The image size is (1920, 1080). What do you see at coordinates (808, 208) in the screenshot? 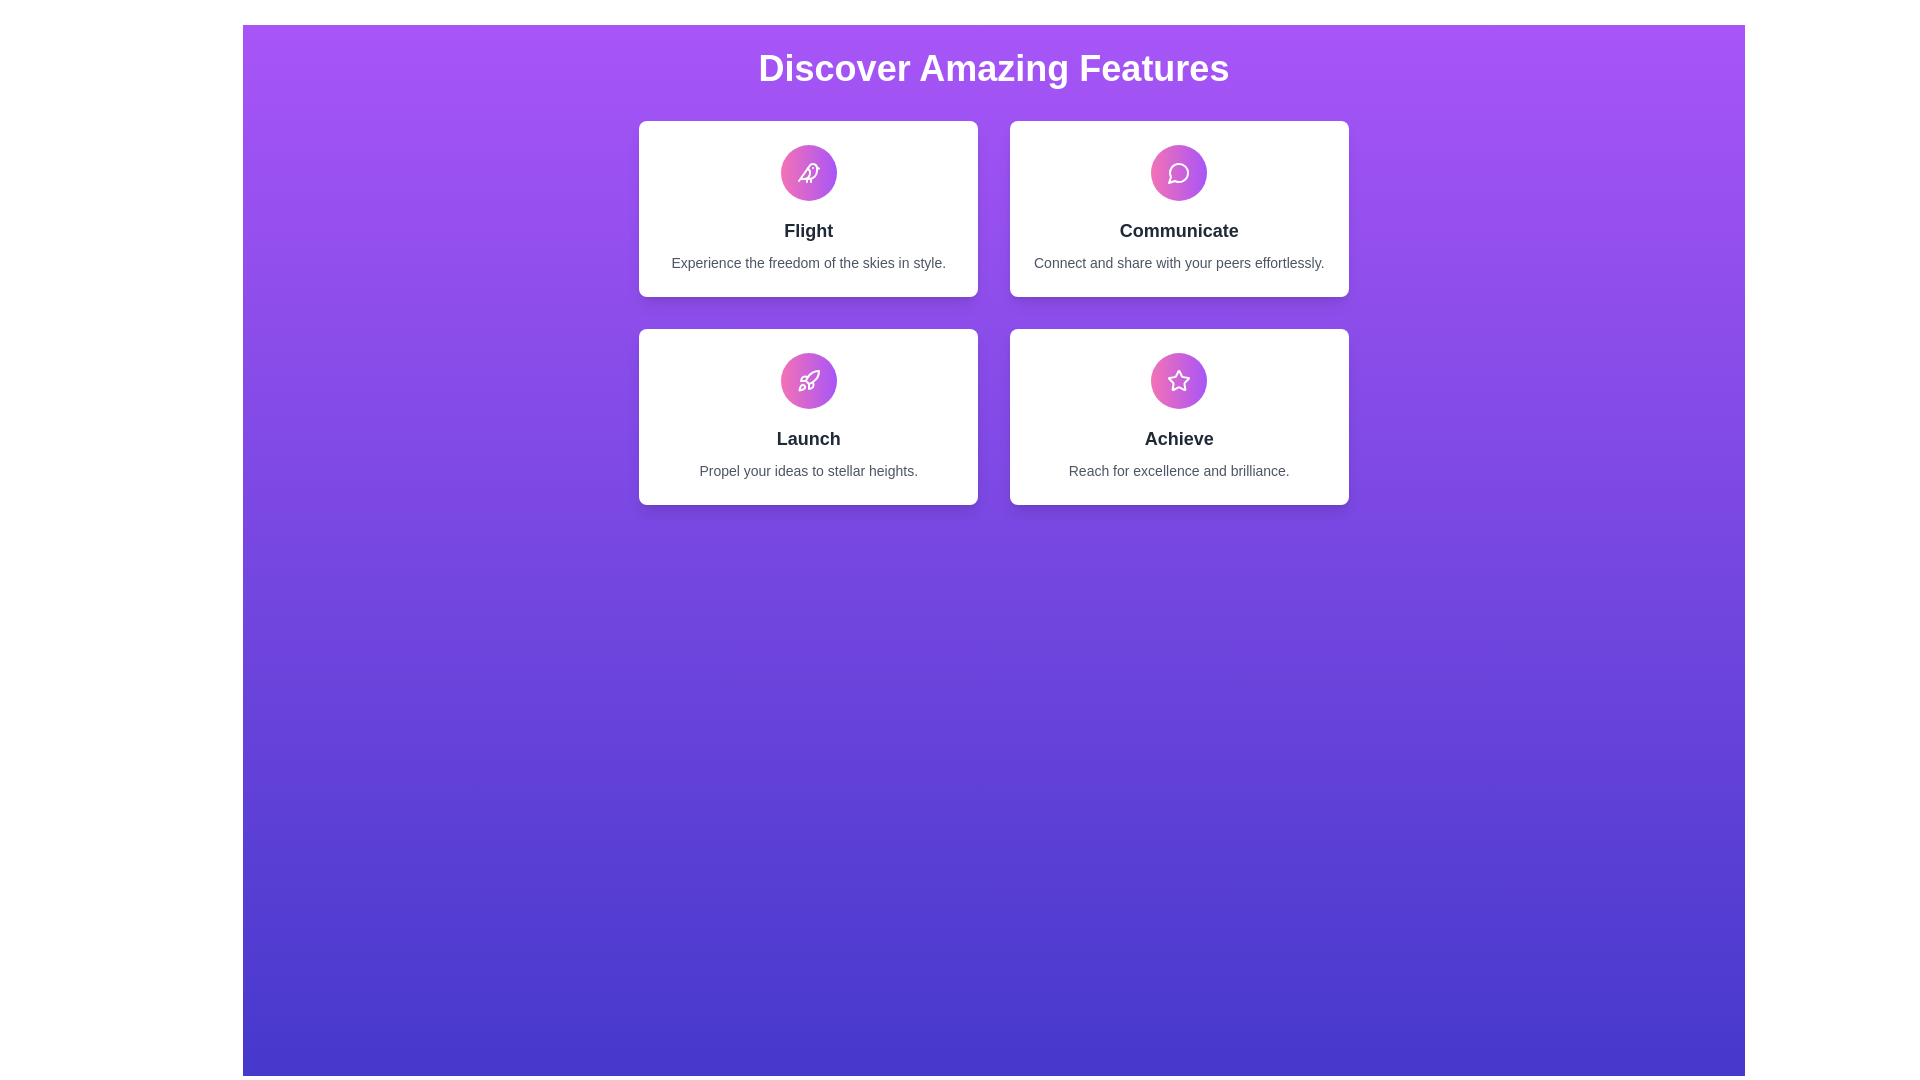
I see `the first card in the grid layout that displays information about 'Flight'` at bounding box center [808, 208].